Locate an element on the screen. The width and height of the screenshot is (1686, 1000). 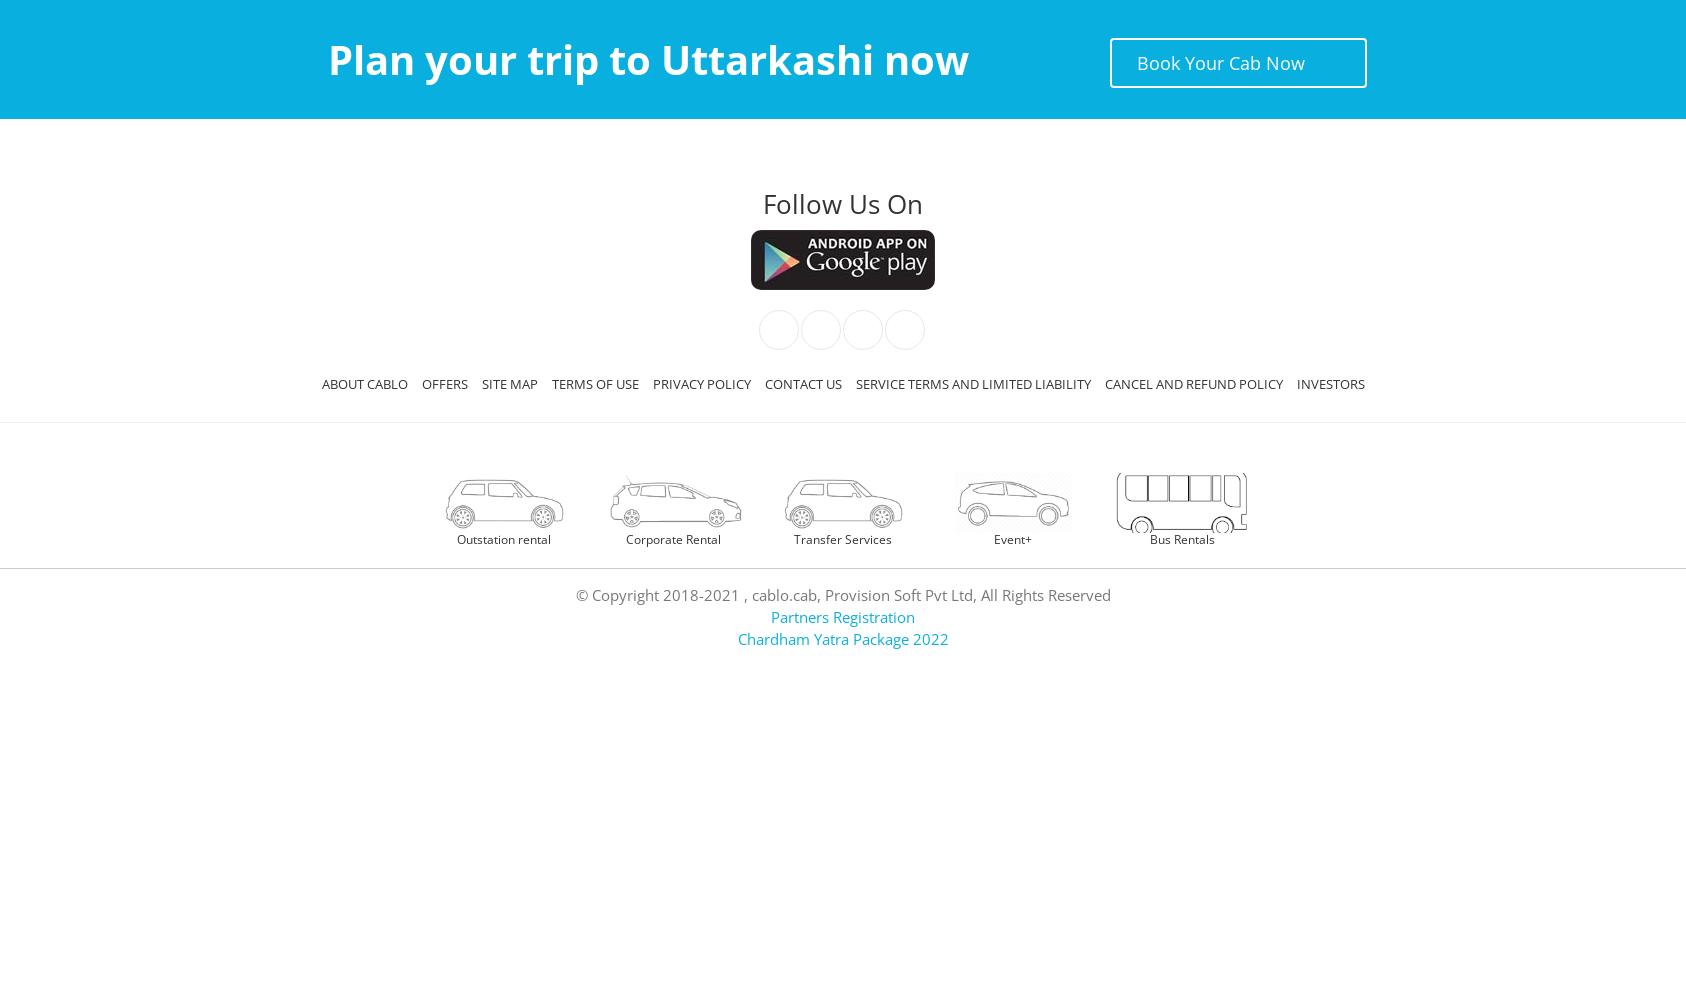
'Corporate Rental' is located at coordinates (671, 539).